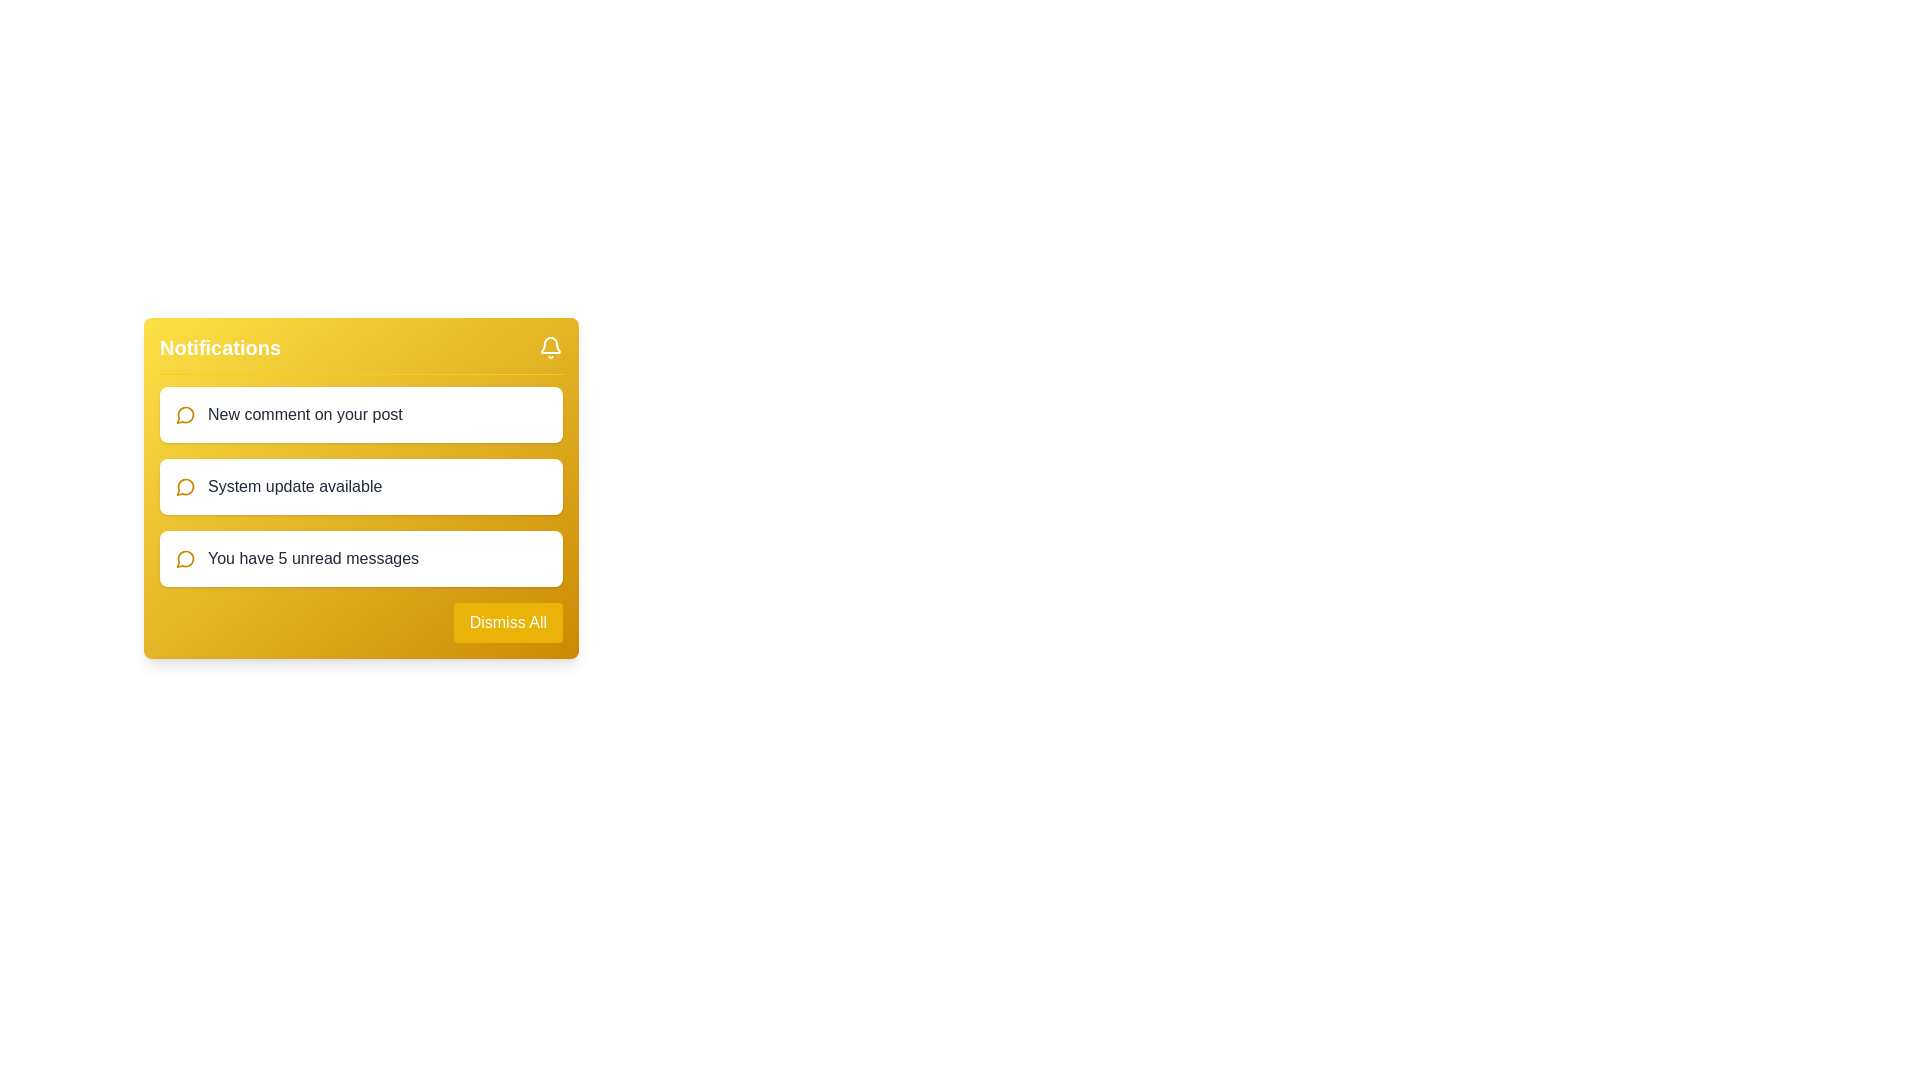 Image resolution: width=1920 pixels, height=1080 pixels. What do you see at coordinates (304, 414) in the screenshot?
I see `the static text notification reading 'New comment on your post' which is styled in gray font color and is visually embedded within a white rectangular module with rounded corners, positioned alongside a yellow circular icon depicting a speech bubble` at bounding box center [304, 414].